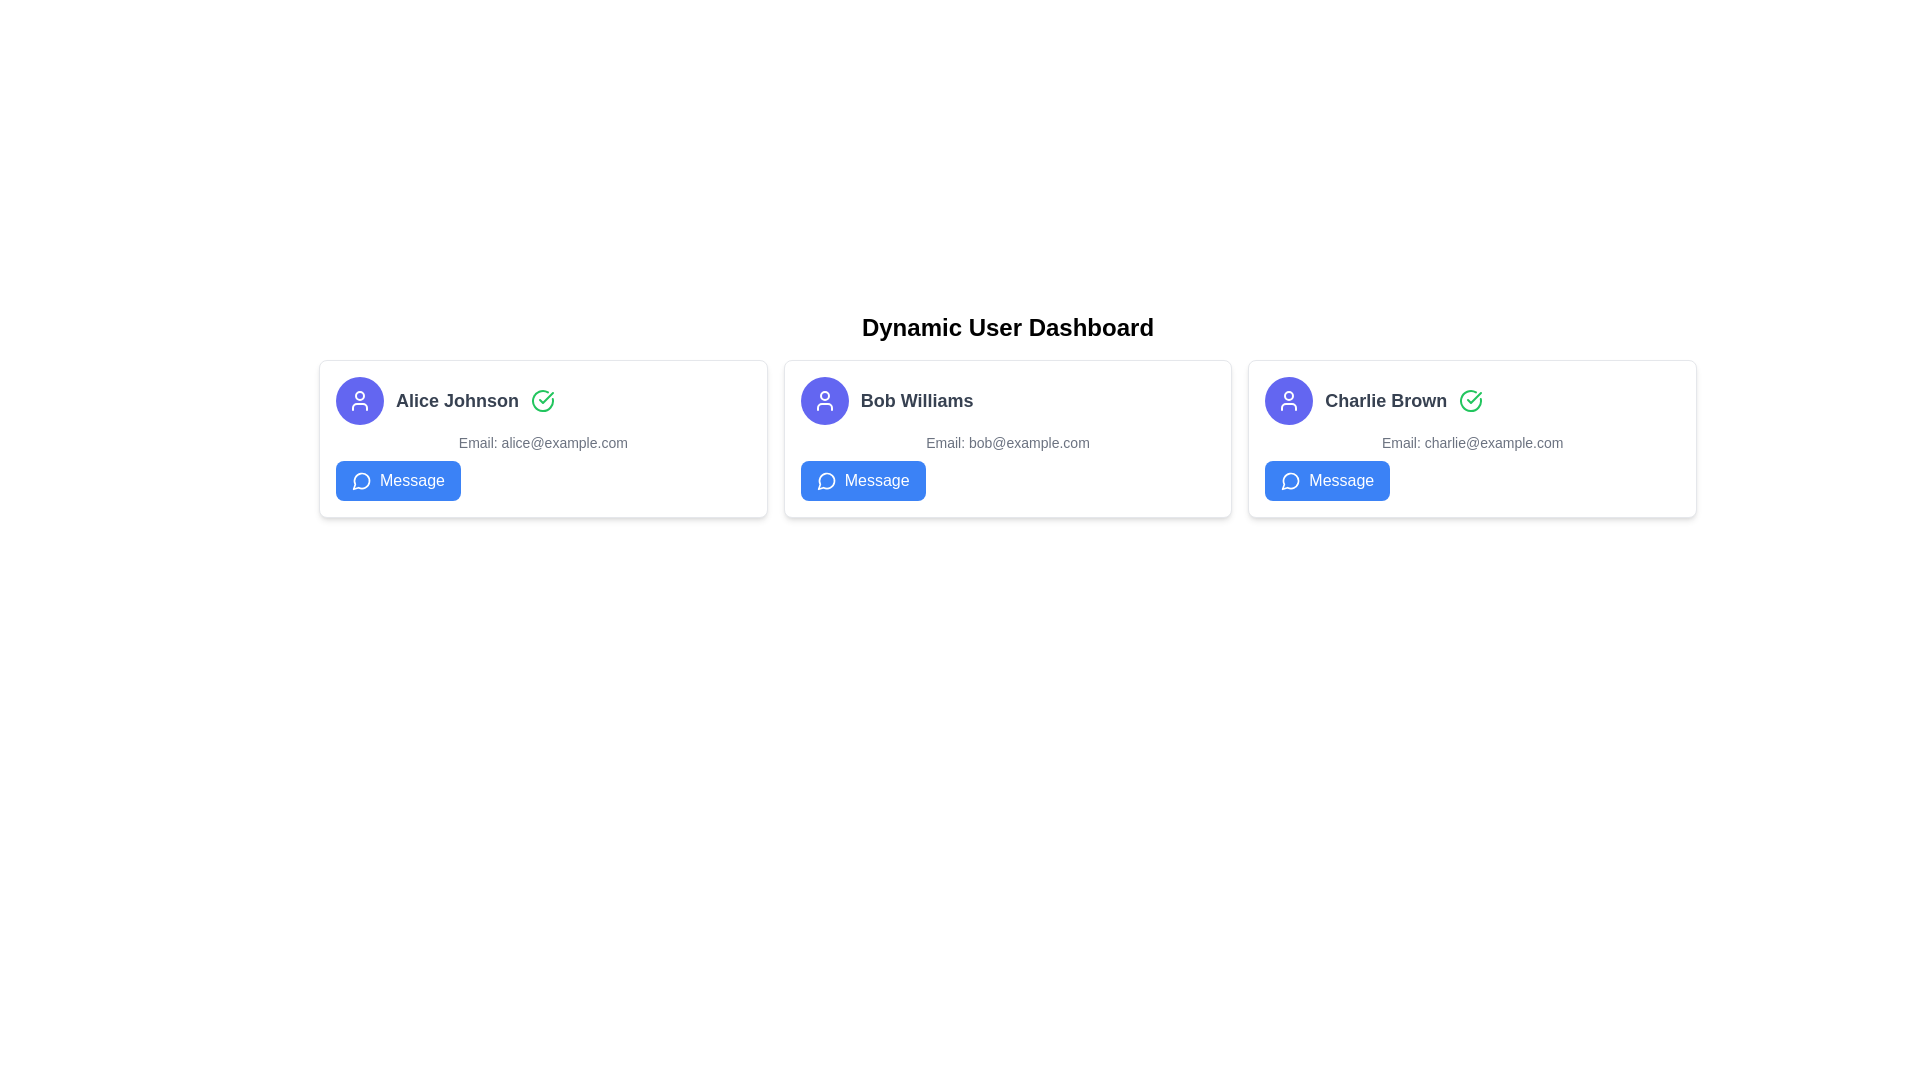 The width and height of the screenshot is (1920, 1080). Describe the element at coordinates (1471, 401) in the screenshot. I see `the checkmark icon indicating that the profile of 'Charlie Brown' is verified, located at the rightmost position in the row of user cards` at that location.